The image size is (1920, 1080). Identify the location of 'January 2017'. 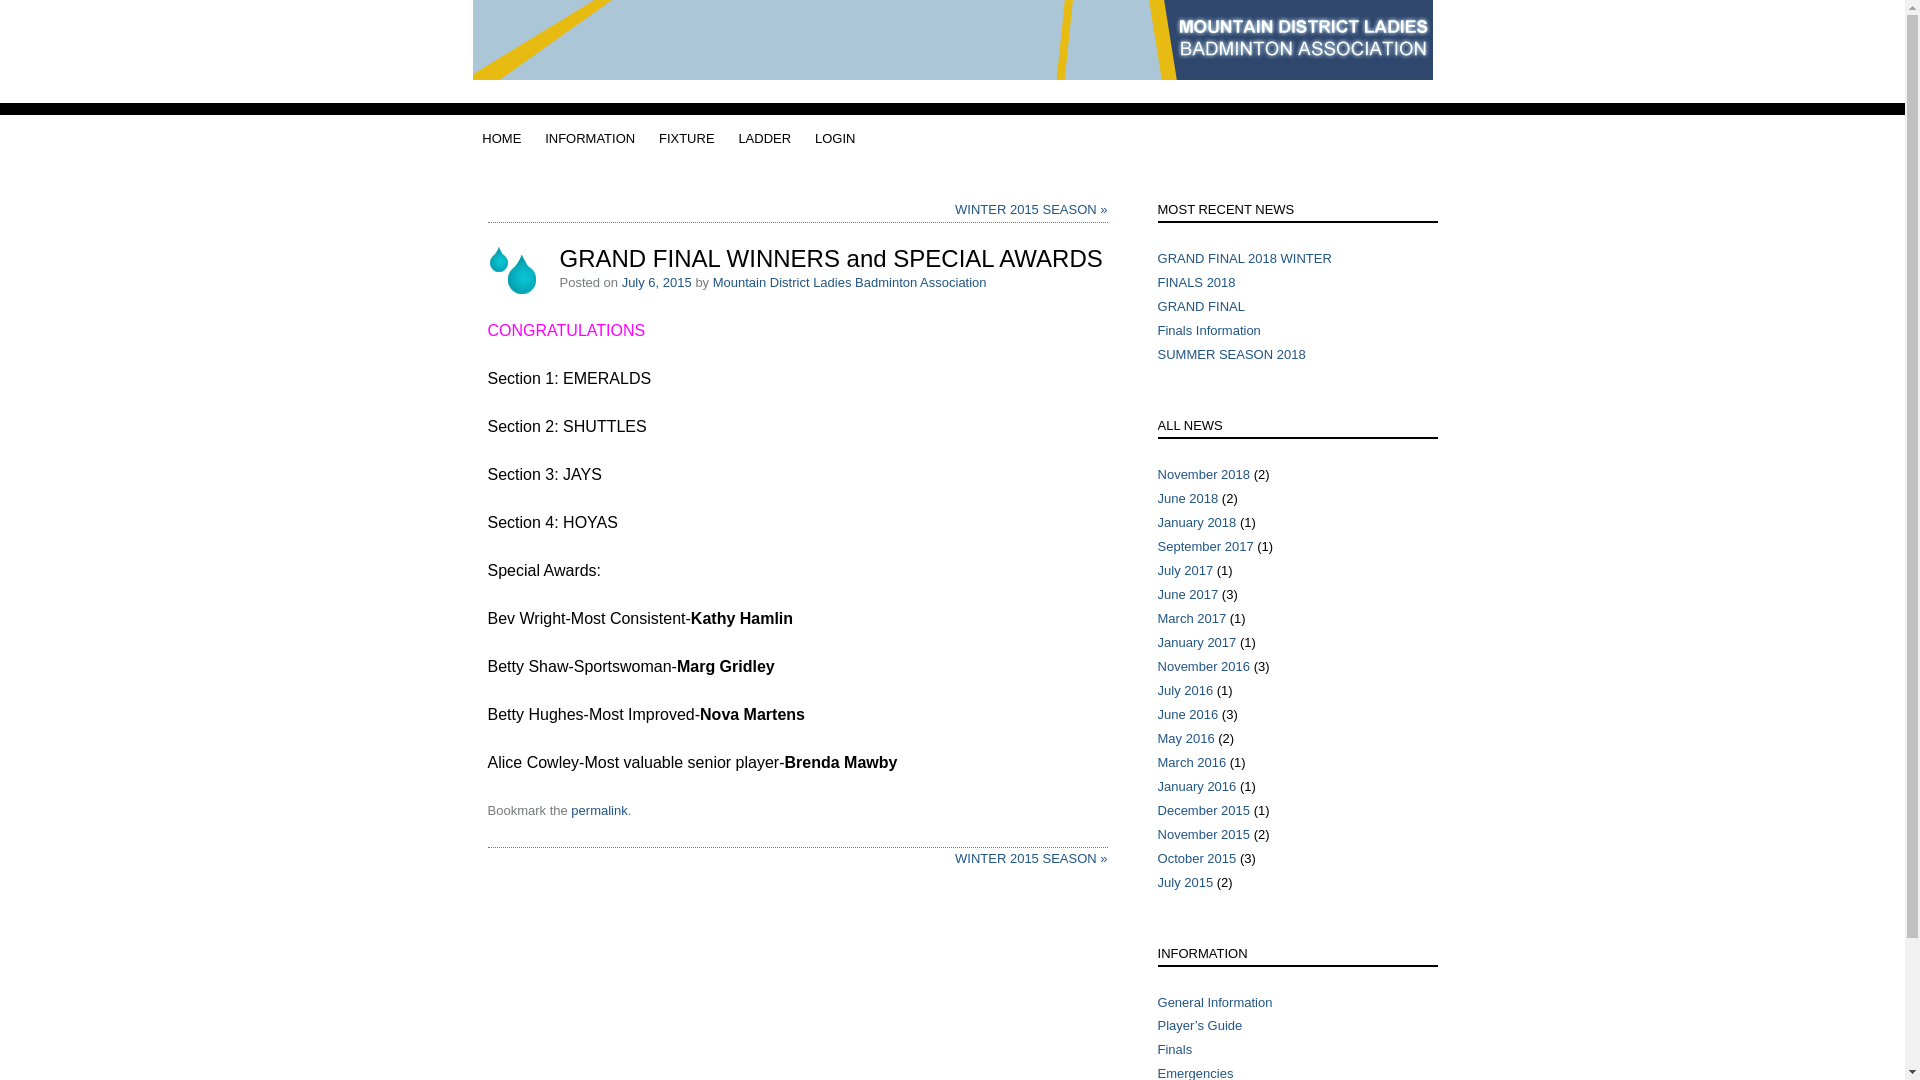
(1197, 642).